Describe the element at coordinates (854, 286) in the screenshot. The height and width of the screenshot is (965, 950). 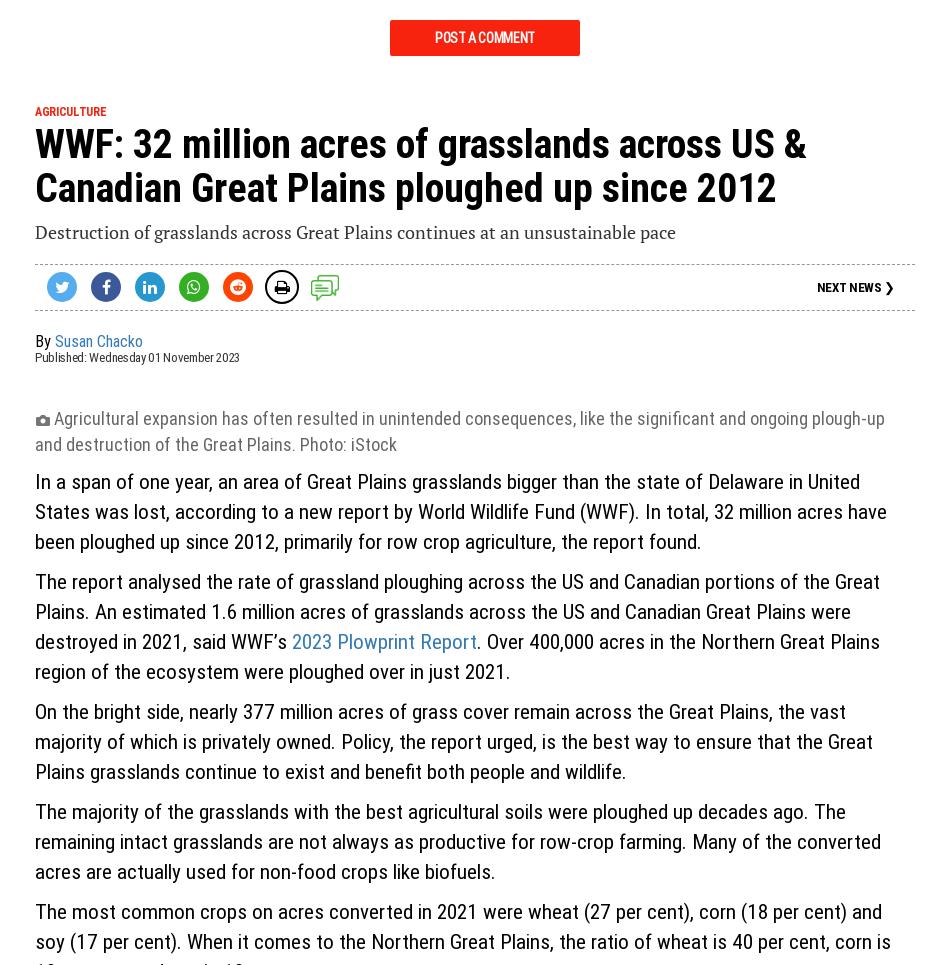
I see `'NEXT NEWS ❯'` at that location.